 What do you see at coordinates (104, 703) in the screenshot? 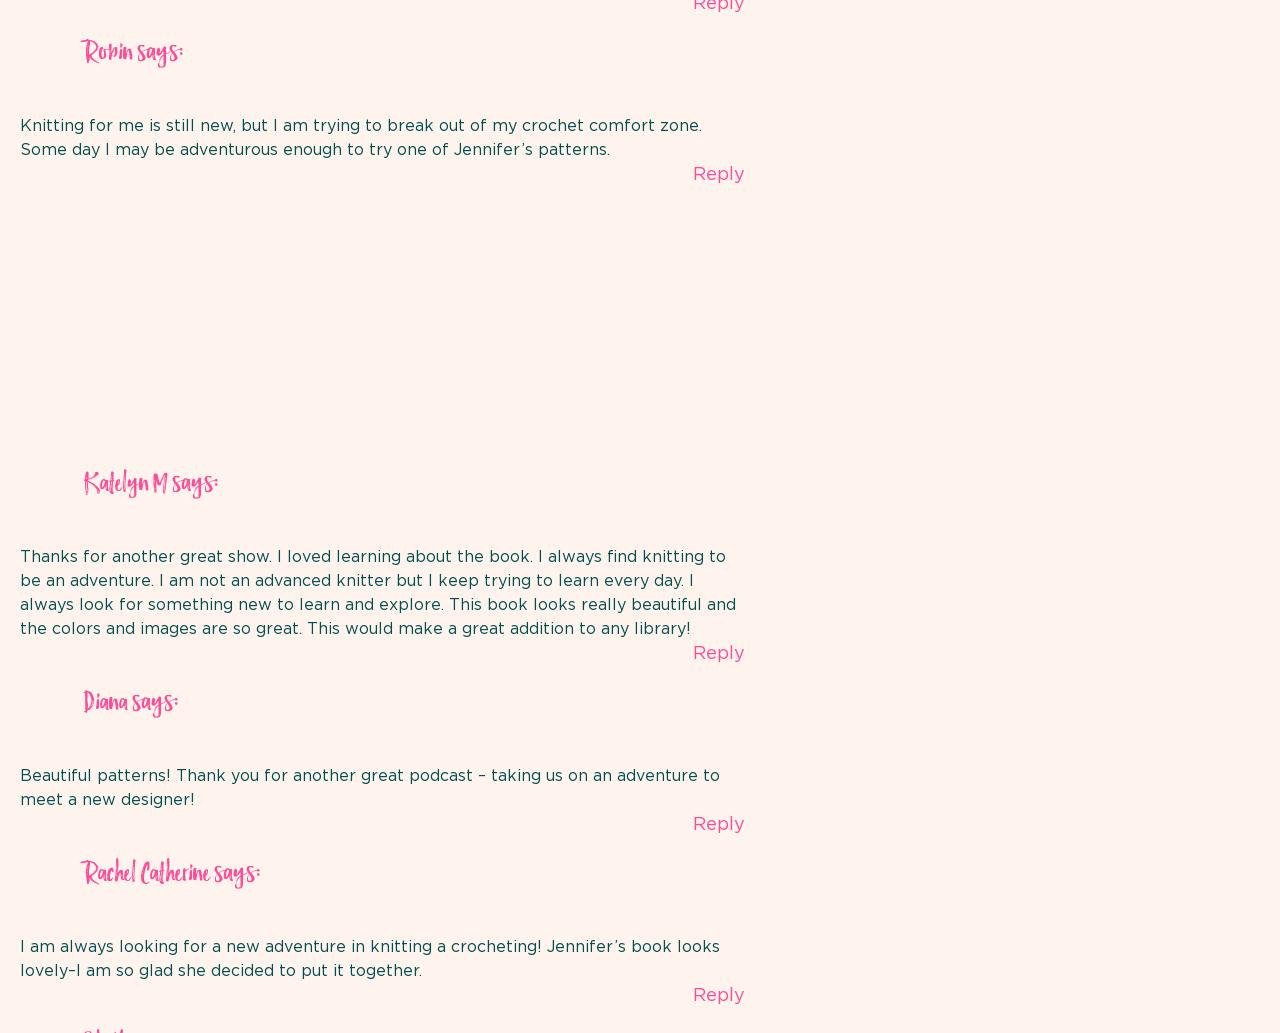
I see `'Diana'` at bounding box center [104, 703].